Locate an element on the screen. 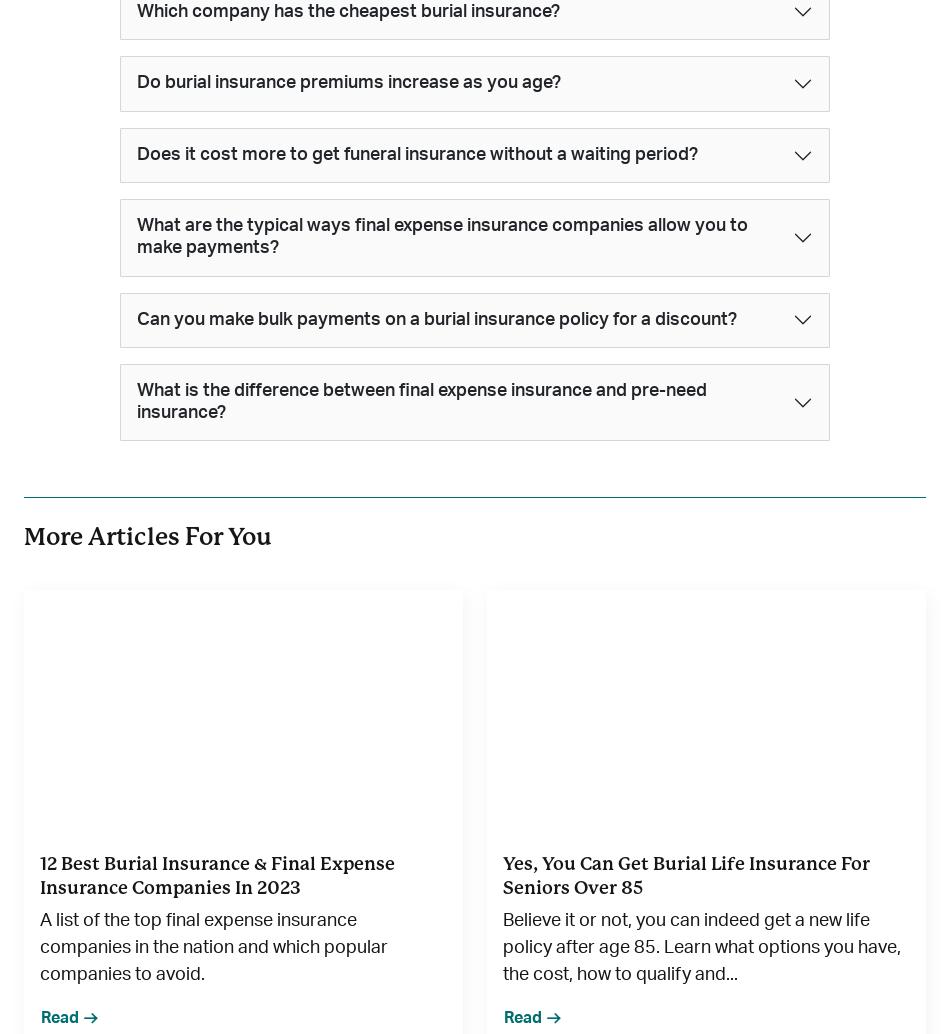 The image size is (950, 1034). 'What are the typical ways final expense insurance companies allow you to make payments?' is located at coordinates (441, 236).